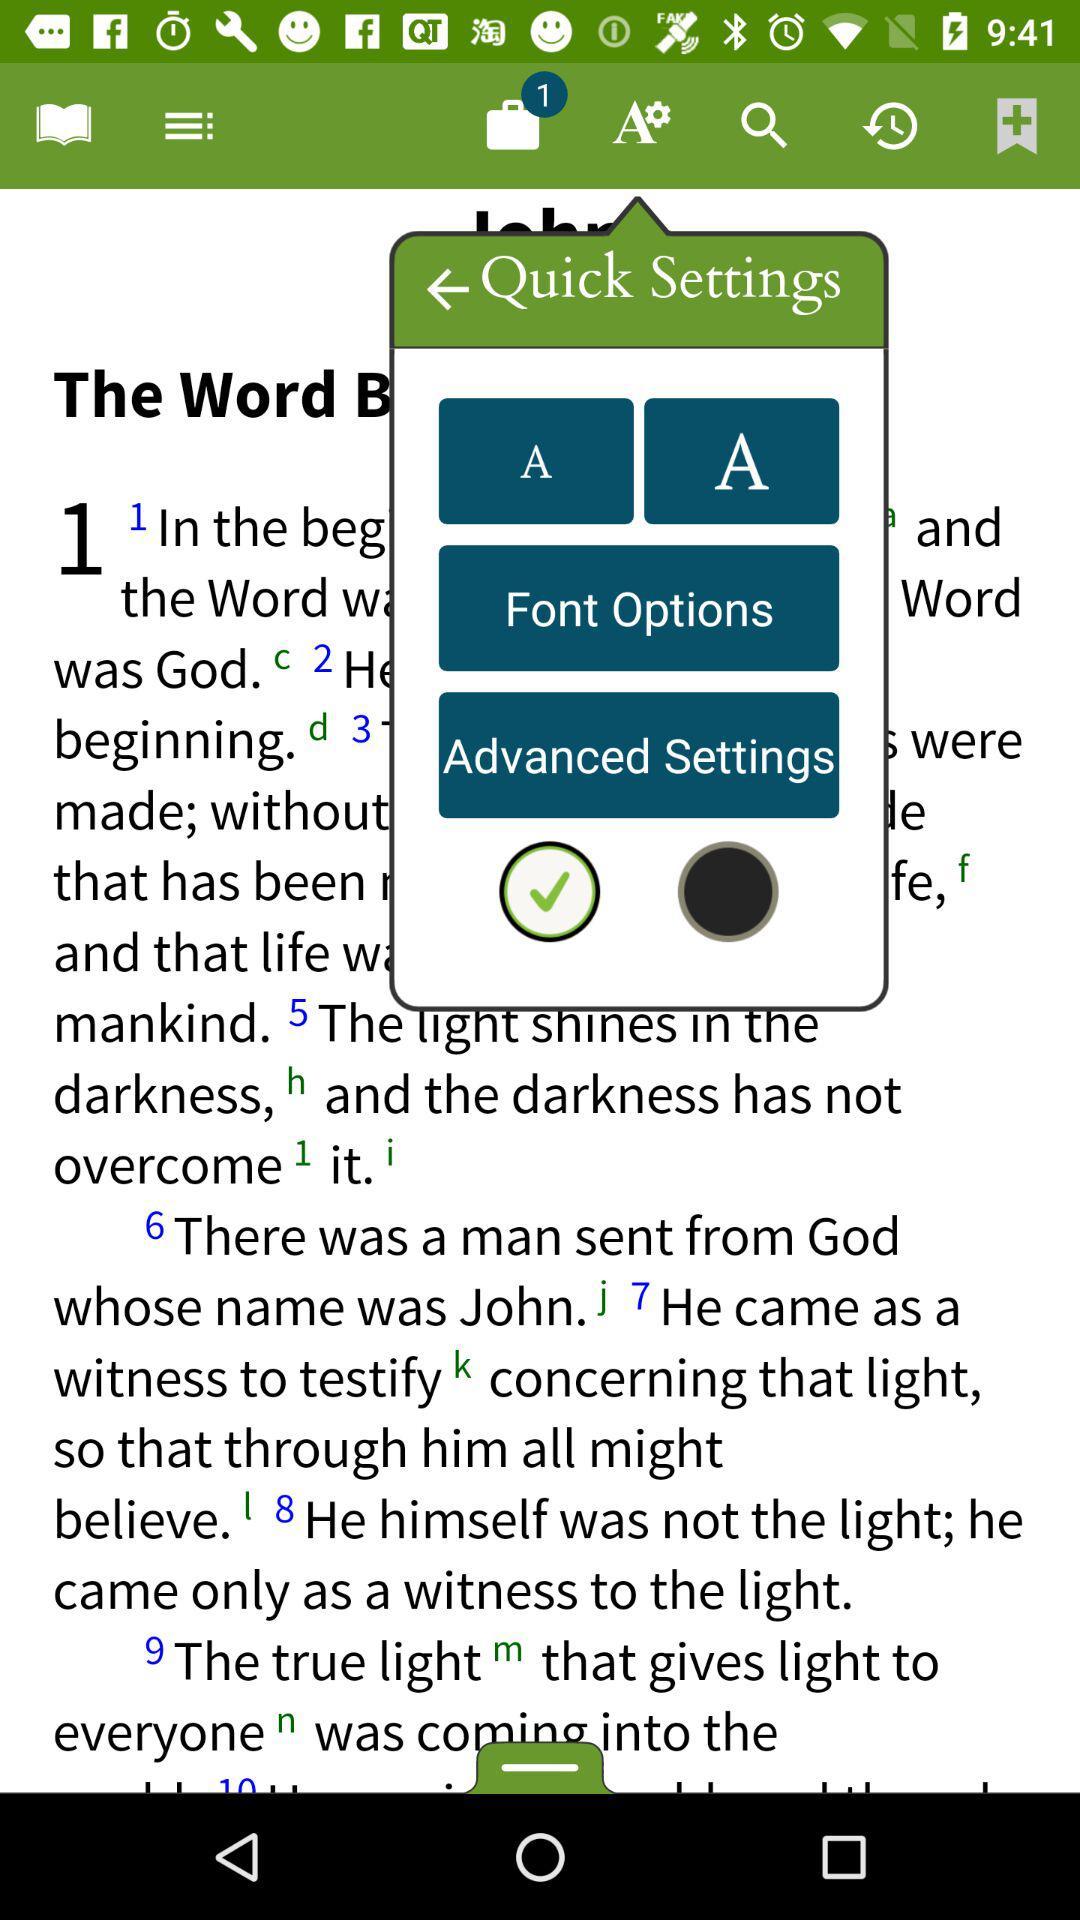 This screenshot has height=1920, width=1080. I want to click on the font icon, so click(741, 460).